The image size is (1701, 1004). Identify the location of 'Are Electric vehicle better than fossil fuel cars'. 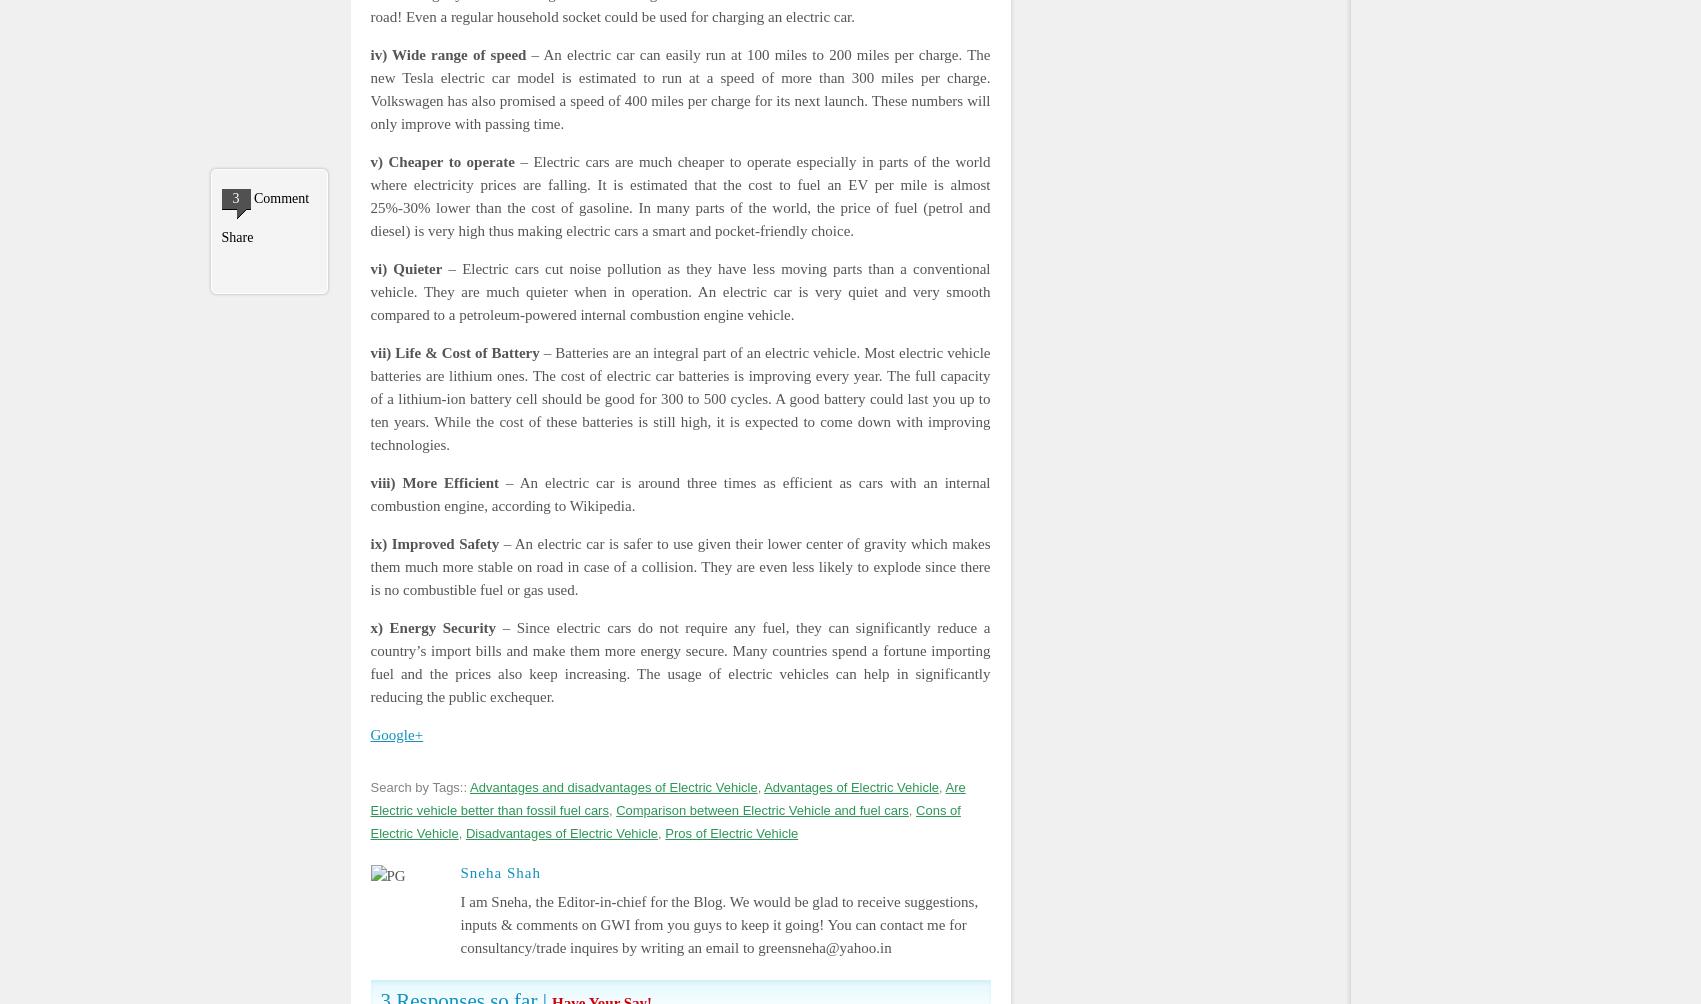
(666, 797).